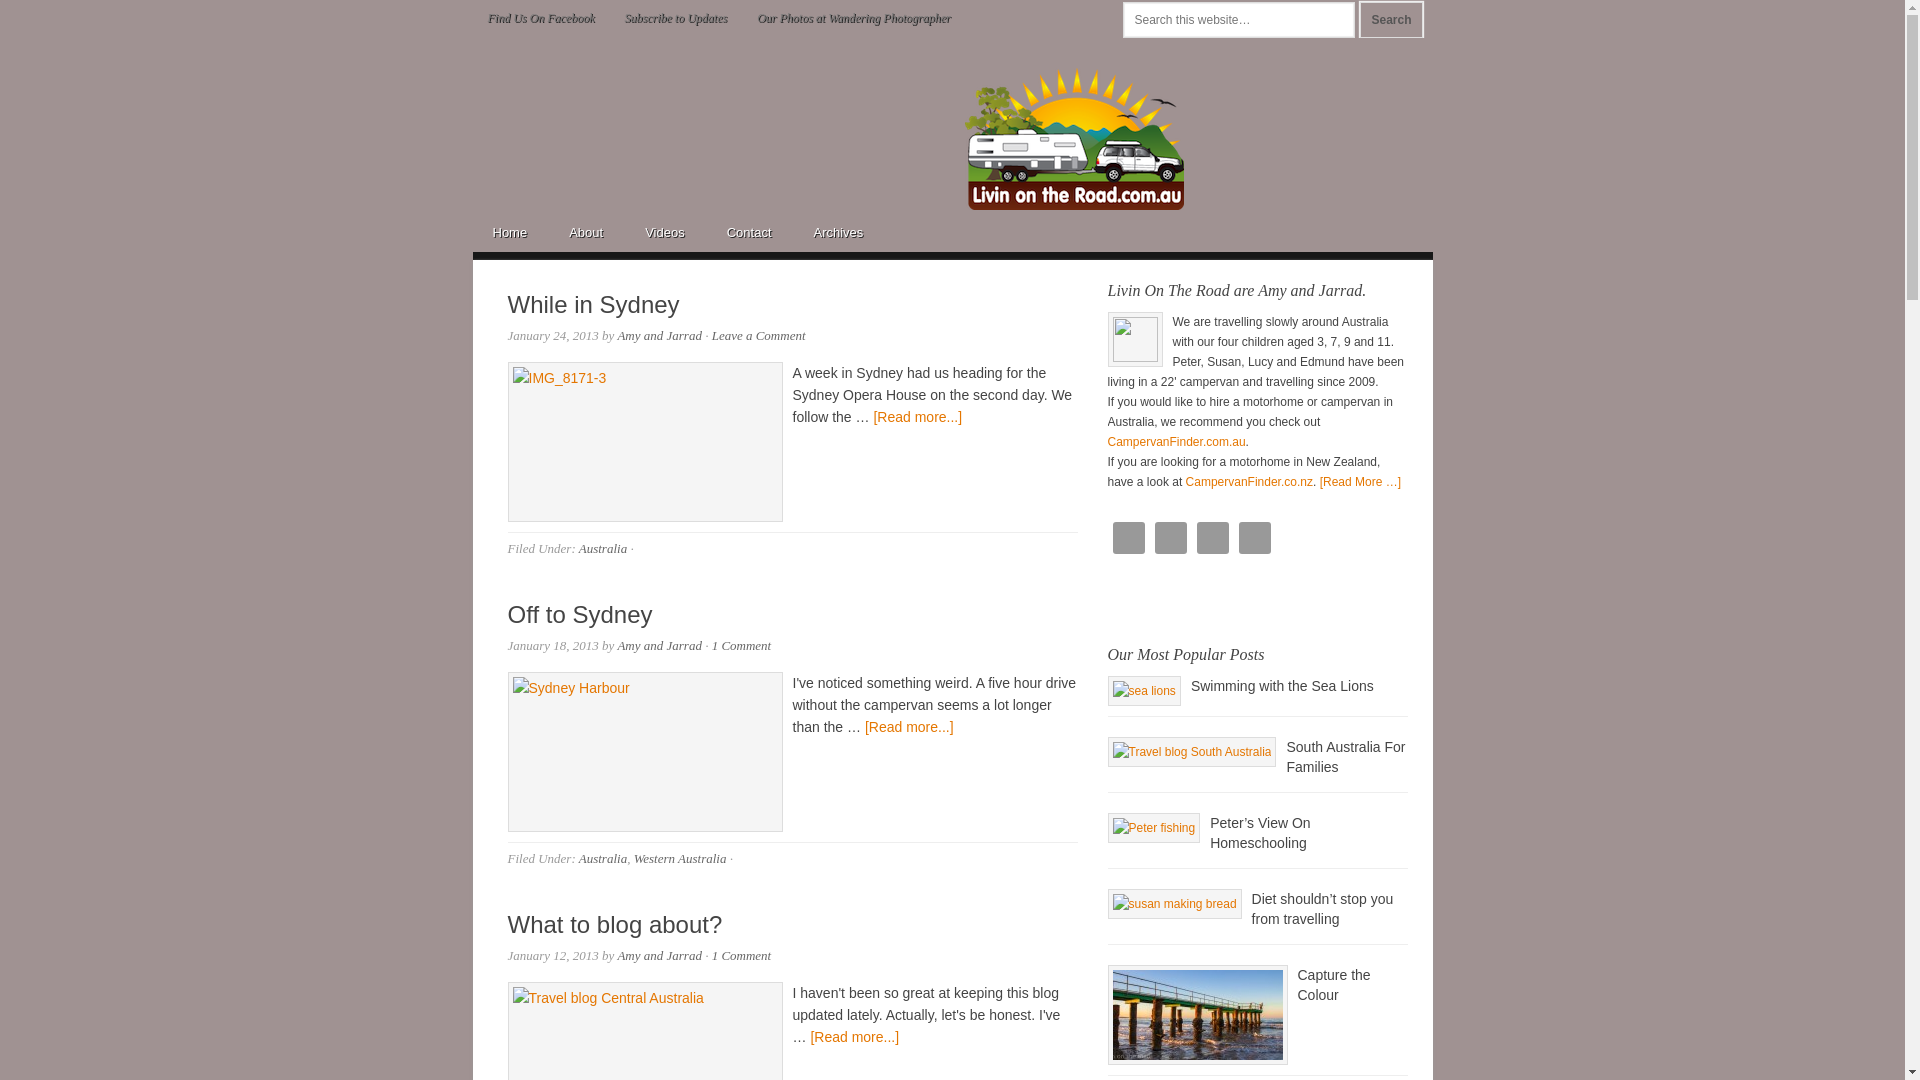  What do you see at coordinates (659, 334) in the screenshot?
I see `'Amy and Jarrad'` at bounding box center [659, 334].